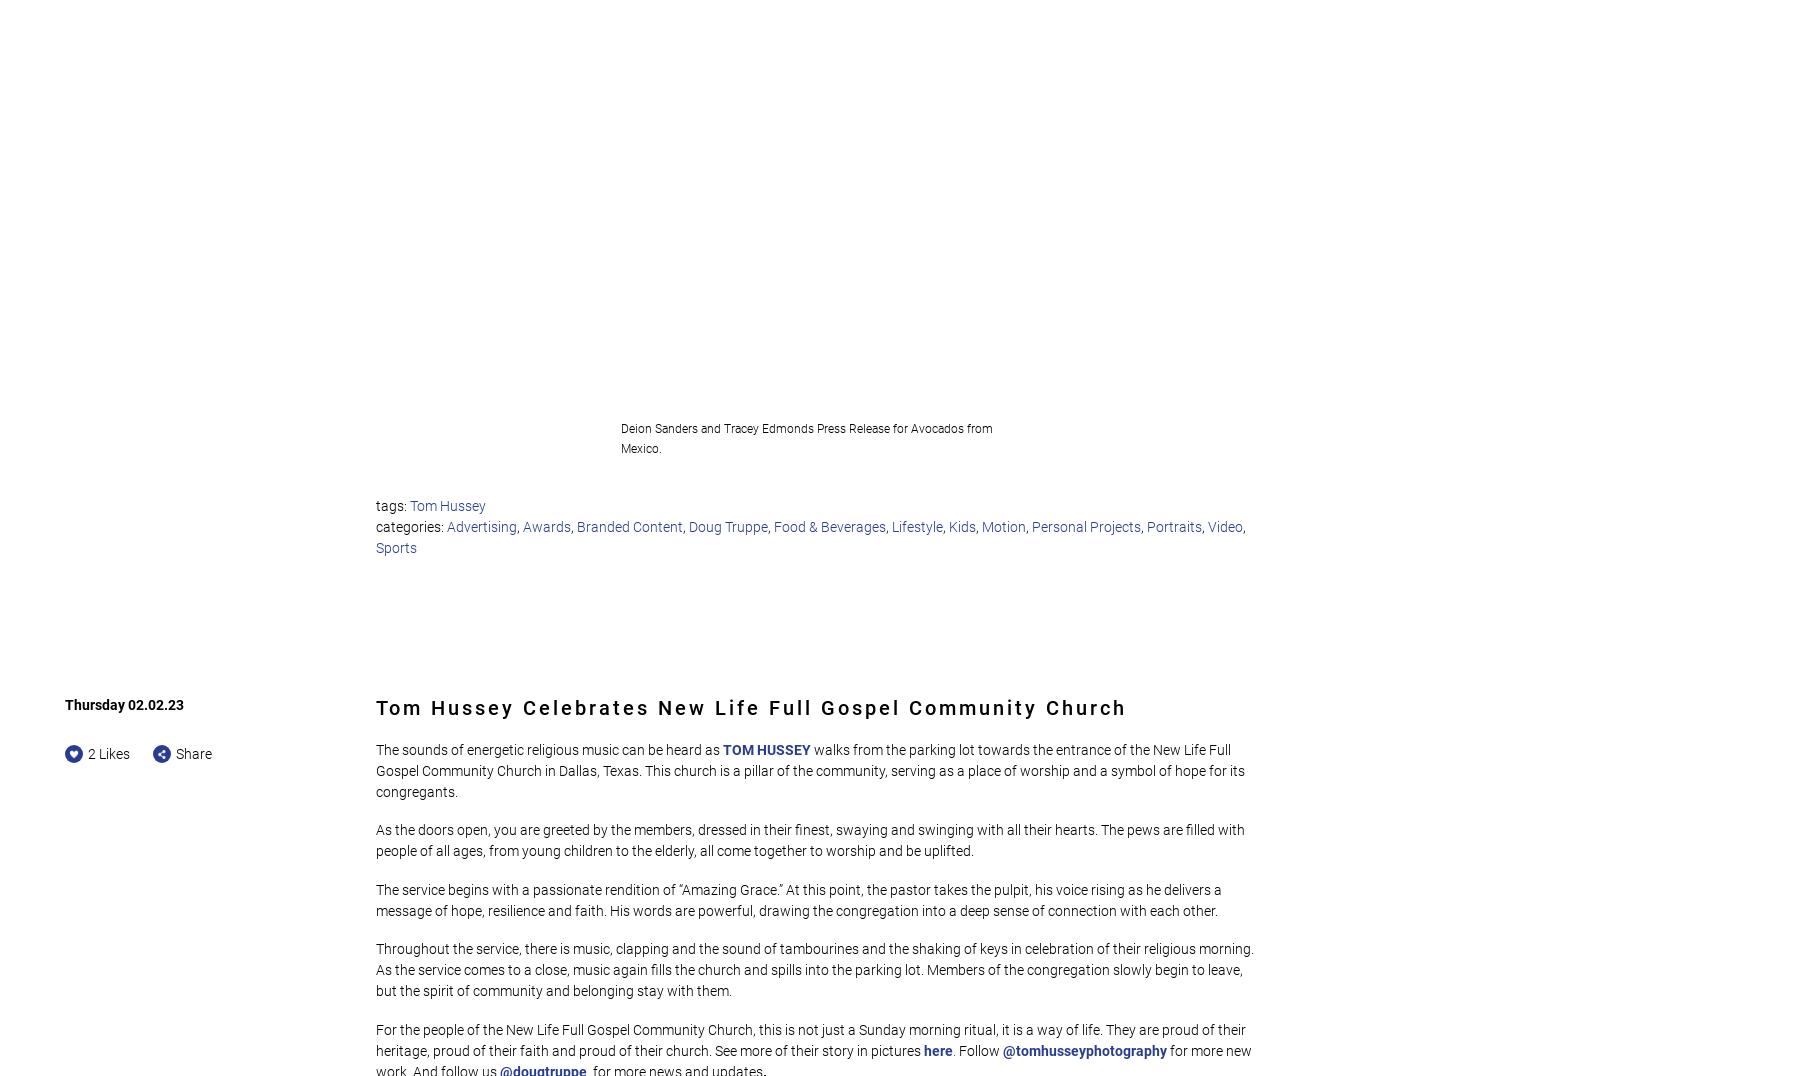  I want to click on 'here', so click(923, 1049).